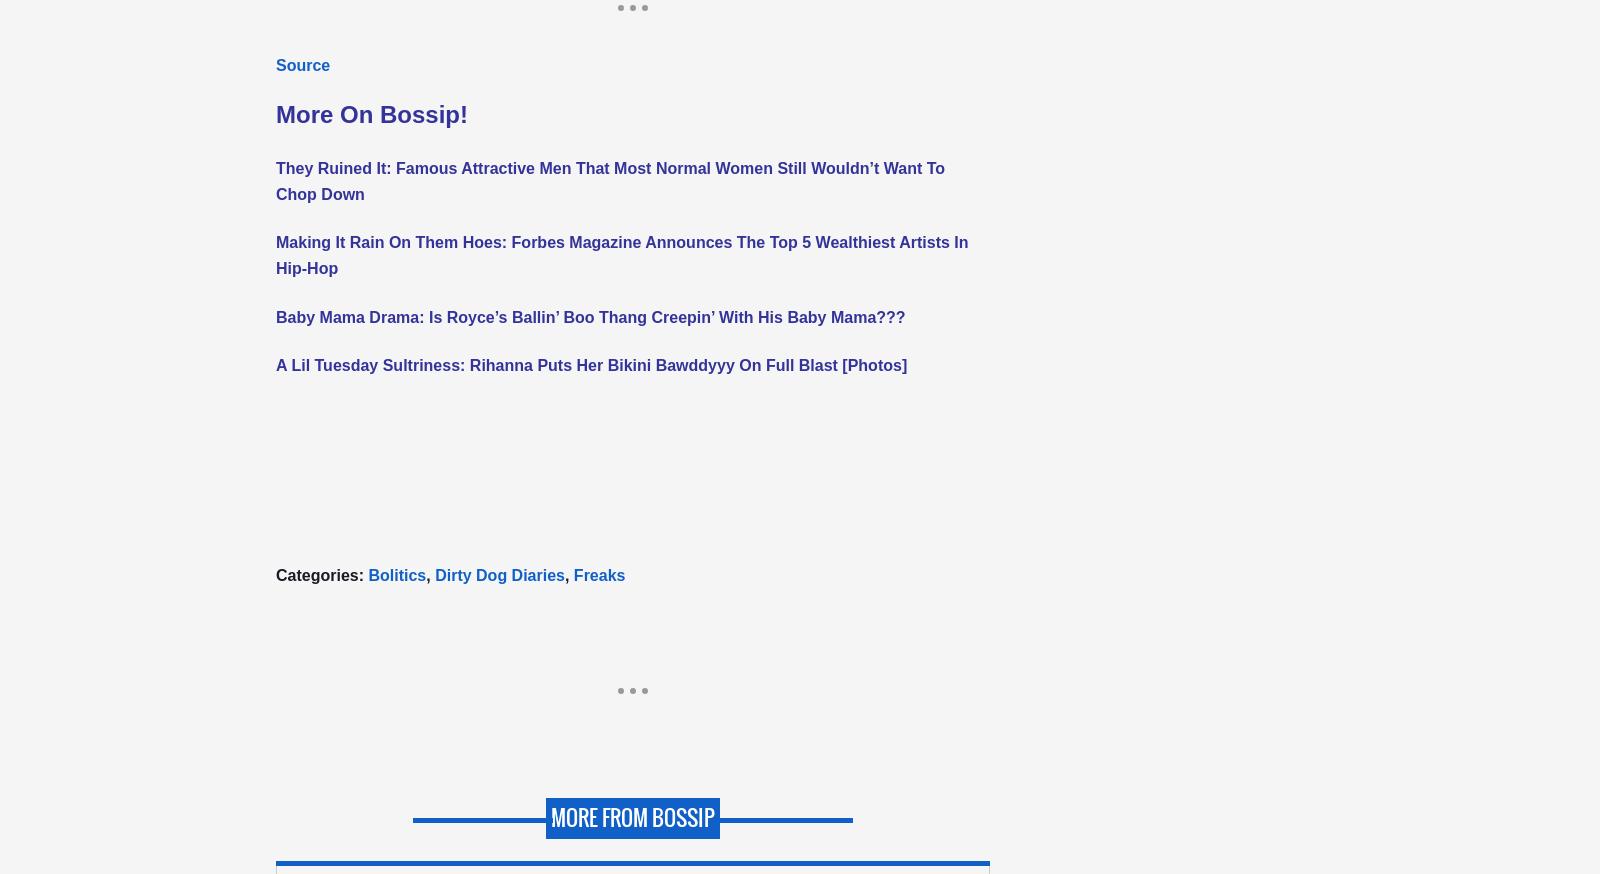  What do you see at coordinates (498, 574) in the screenshot?
I see `'Dirty Dog Diaries'` at bounding box center [498, 574].